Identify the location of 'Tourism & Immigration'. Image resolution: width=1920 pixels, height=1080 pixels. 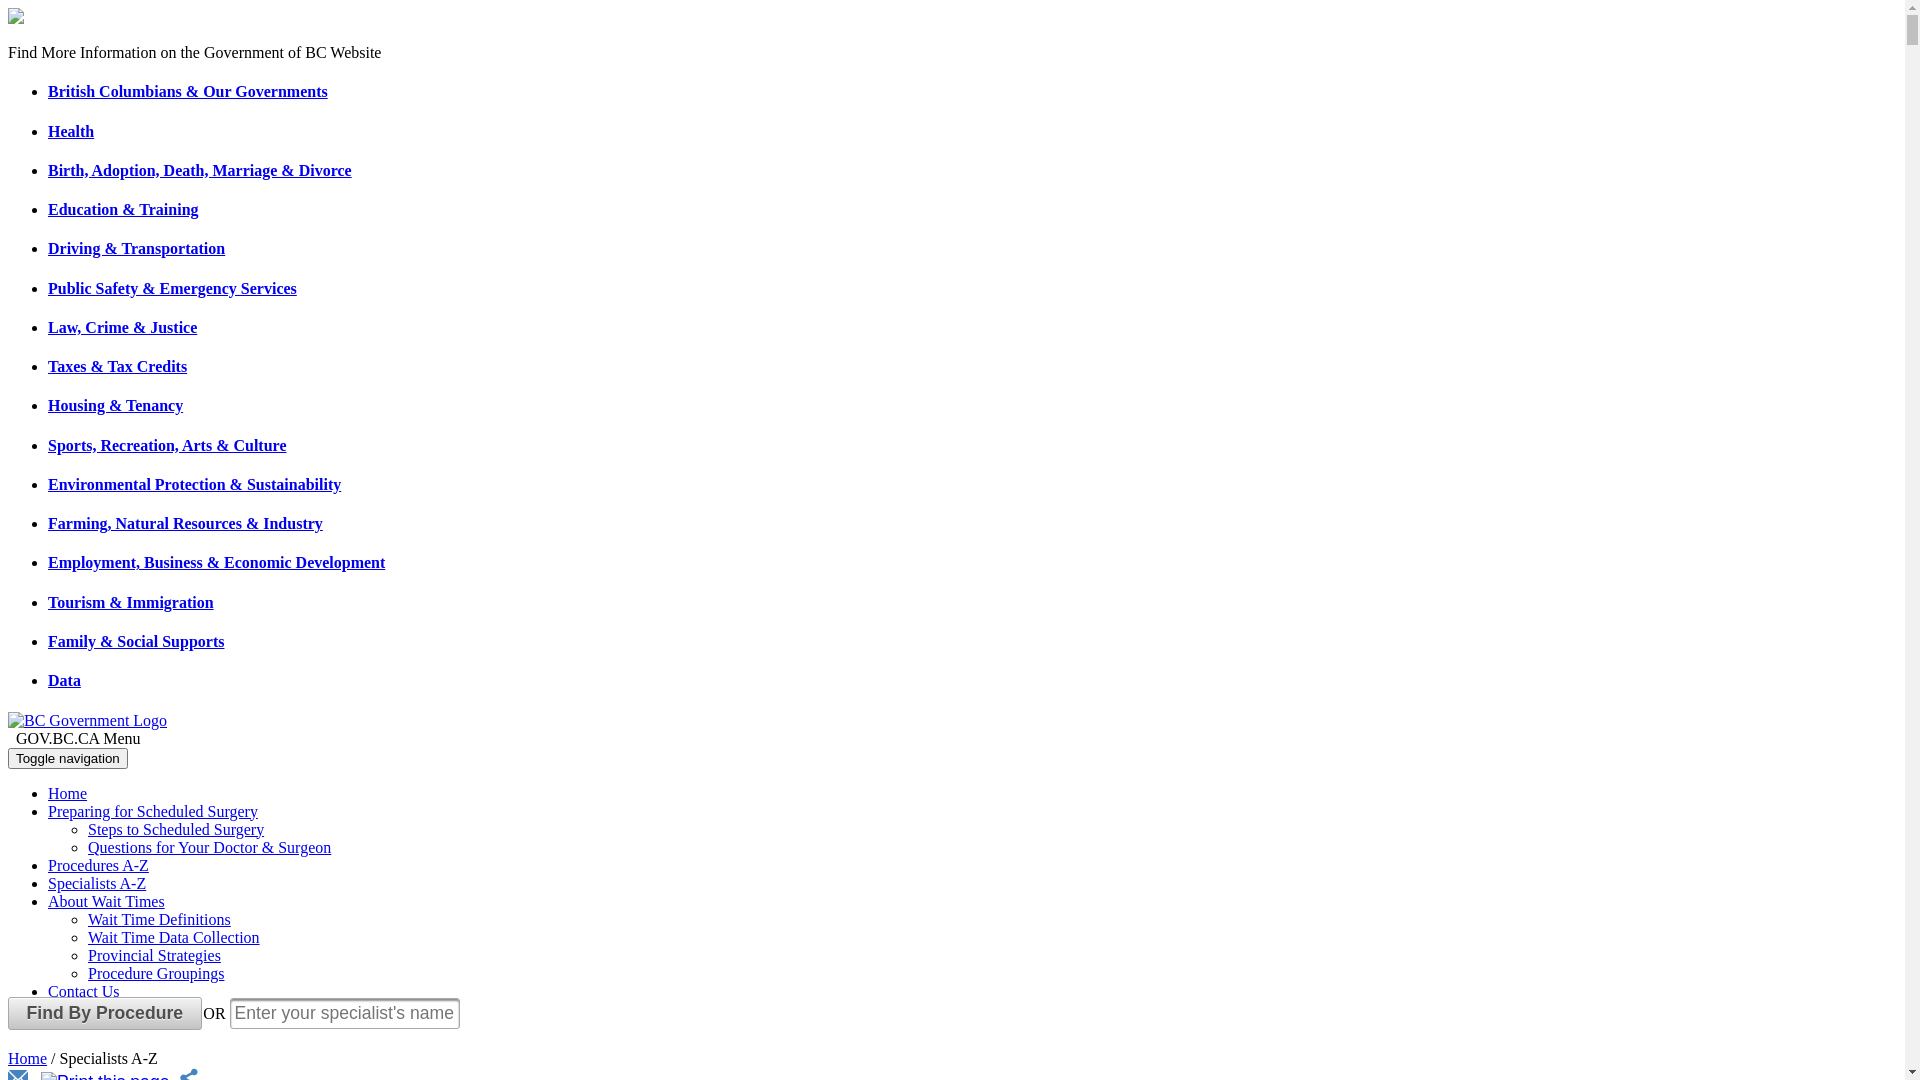
(129, 601).